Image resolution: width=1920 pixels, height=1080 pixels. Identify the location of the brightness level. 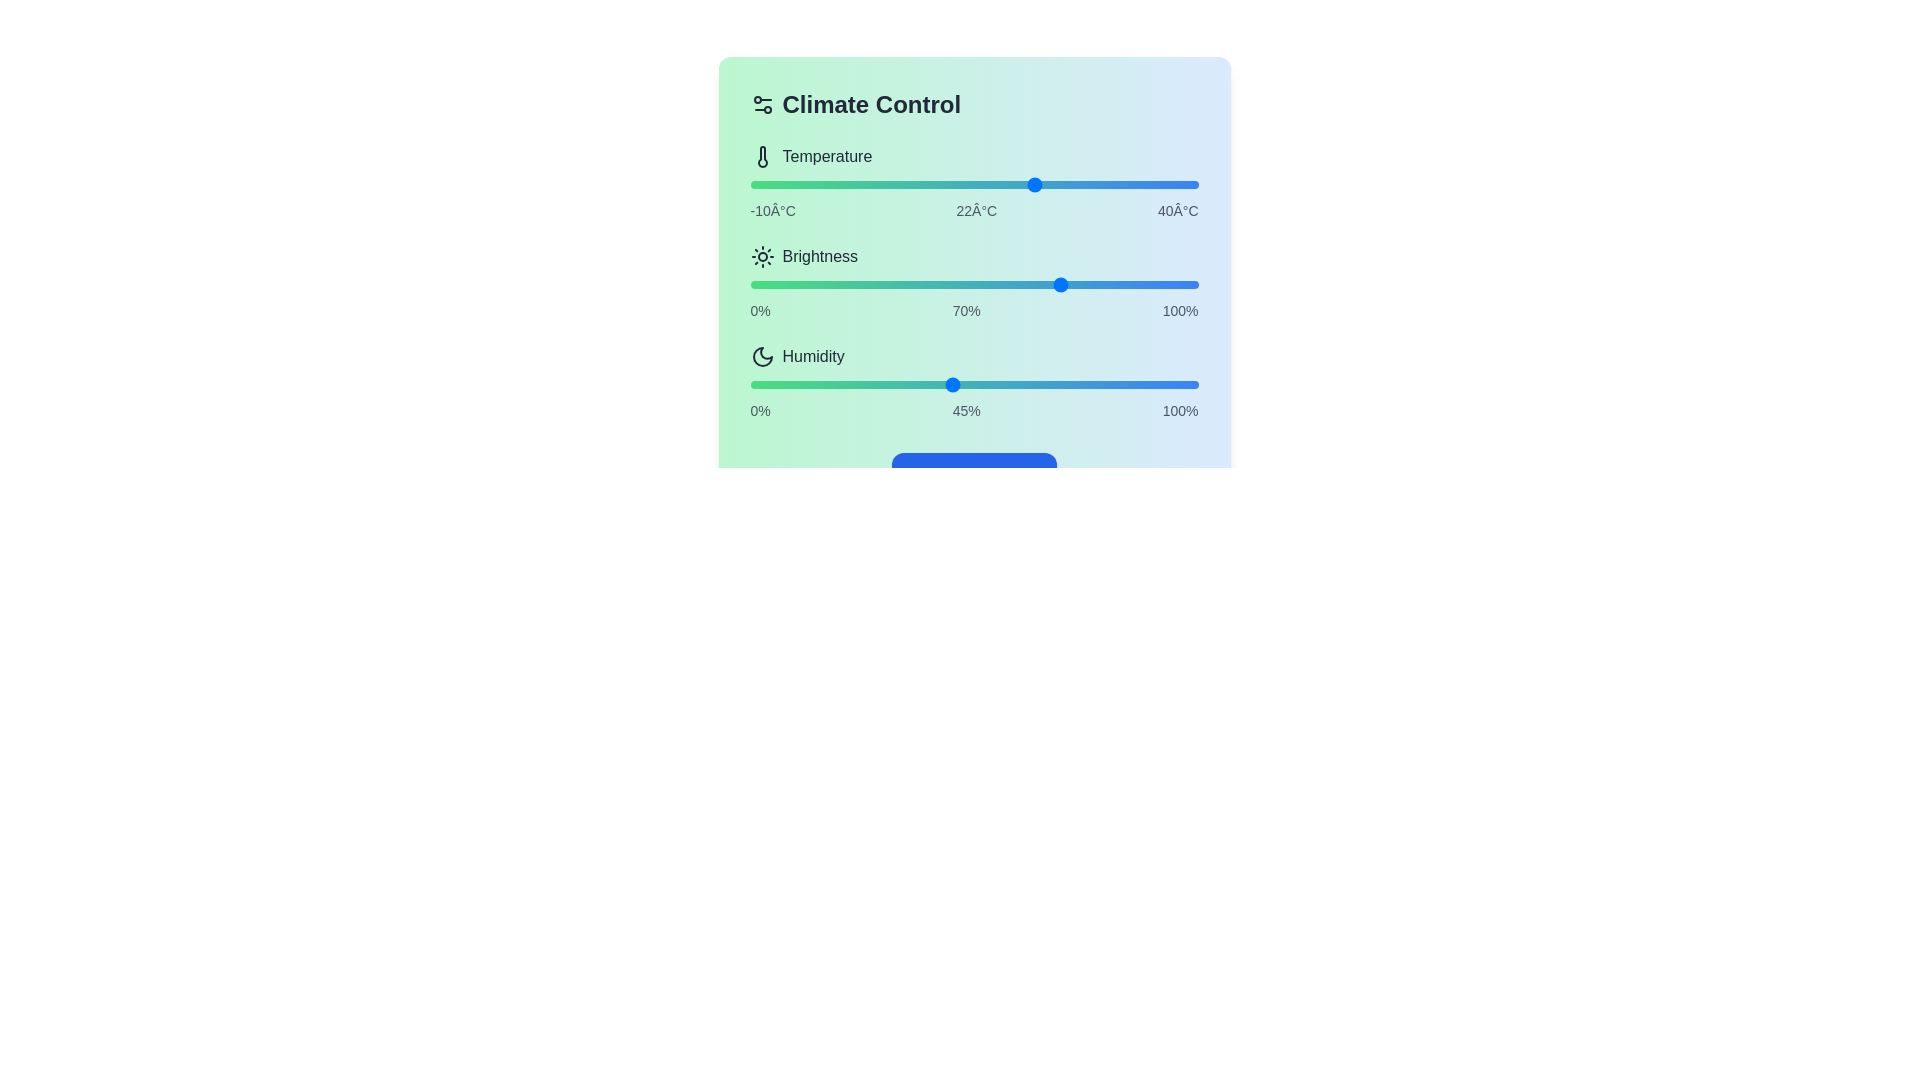
(780, 285).